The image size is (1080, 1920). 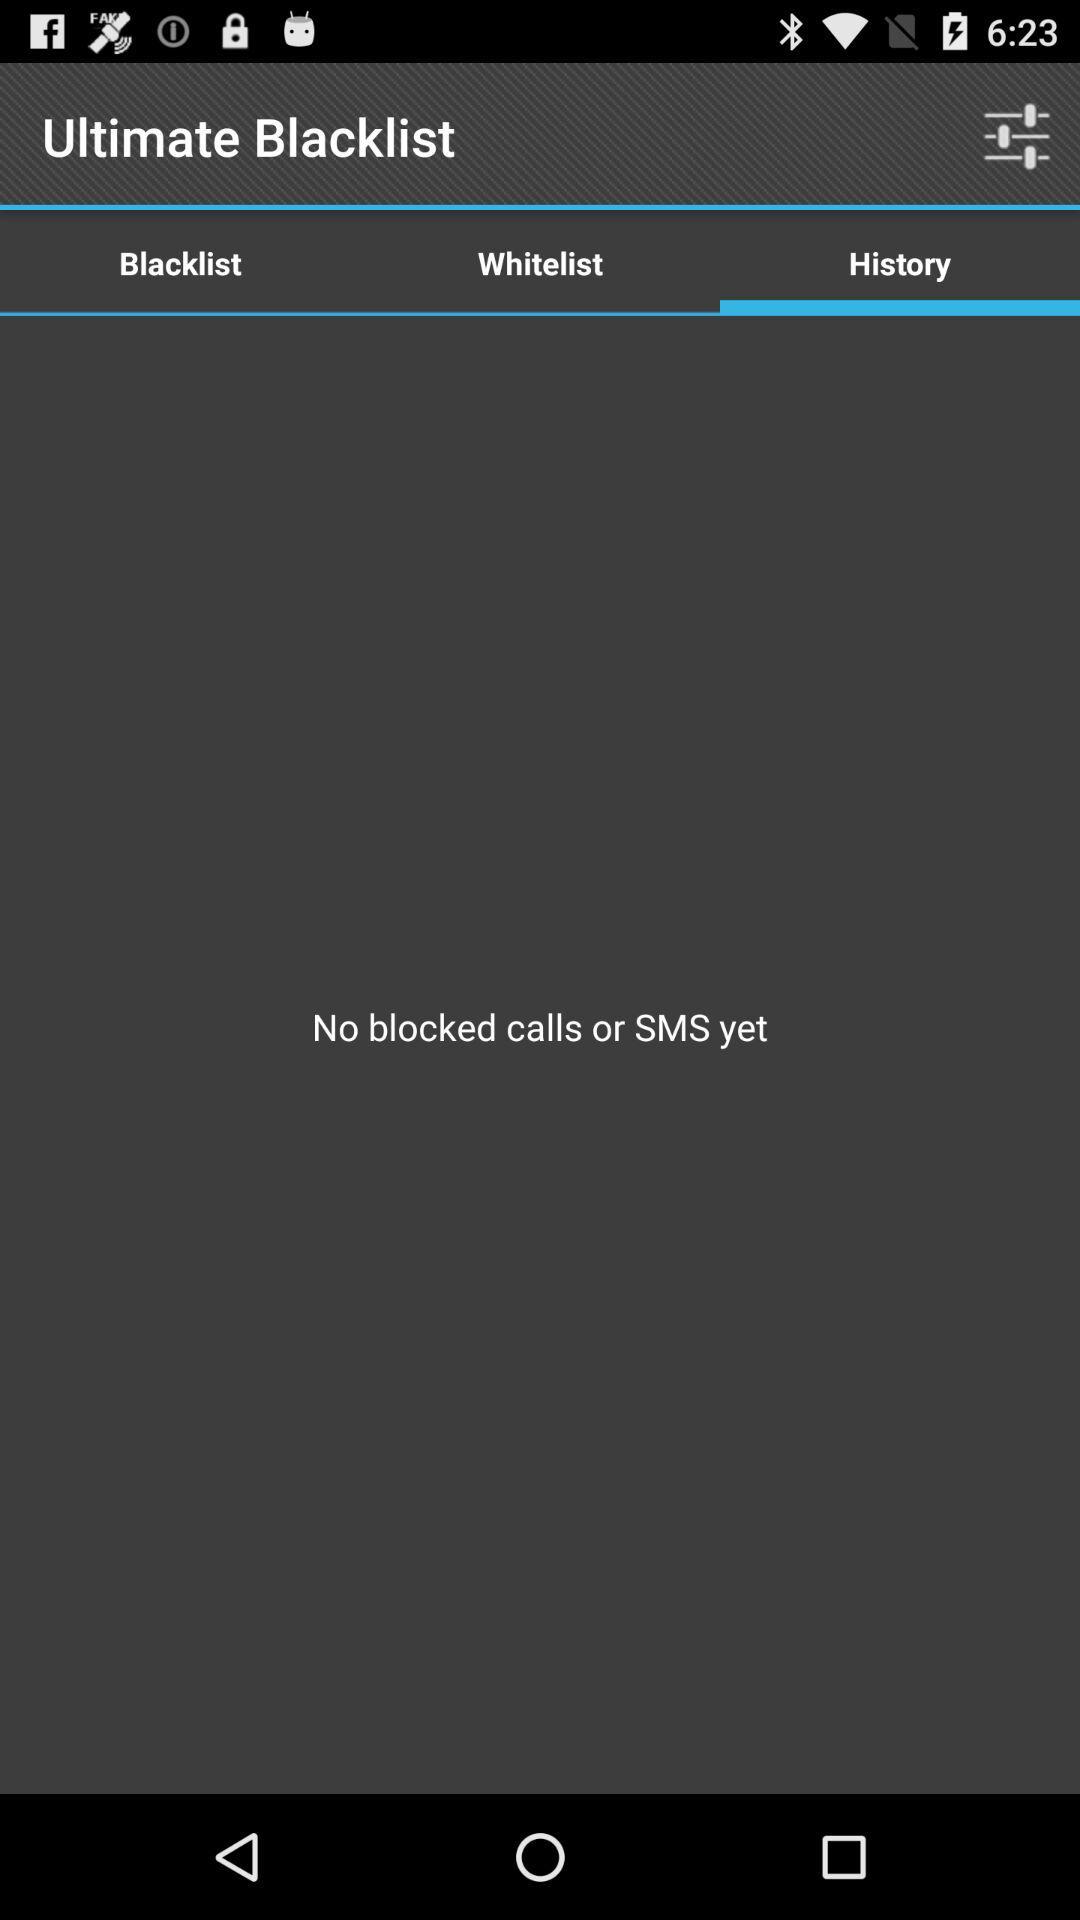 I want to click on icon next to the whitelist icon, so click(x=1017, y=135).